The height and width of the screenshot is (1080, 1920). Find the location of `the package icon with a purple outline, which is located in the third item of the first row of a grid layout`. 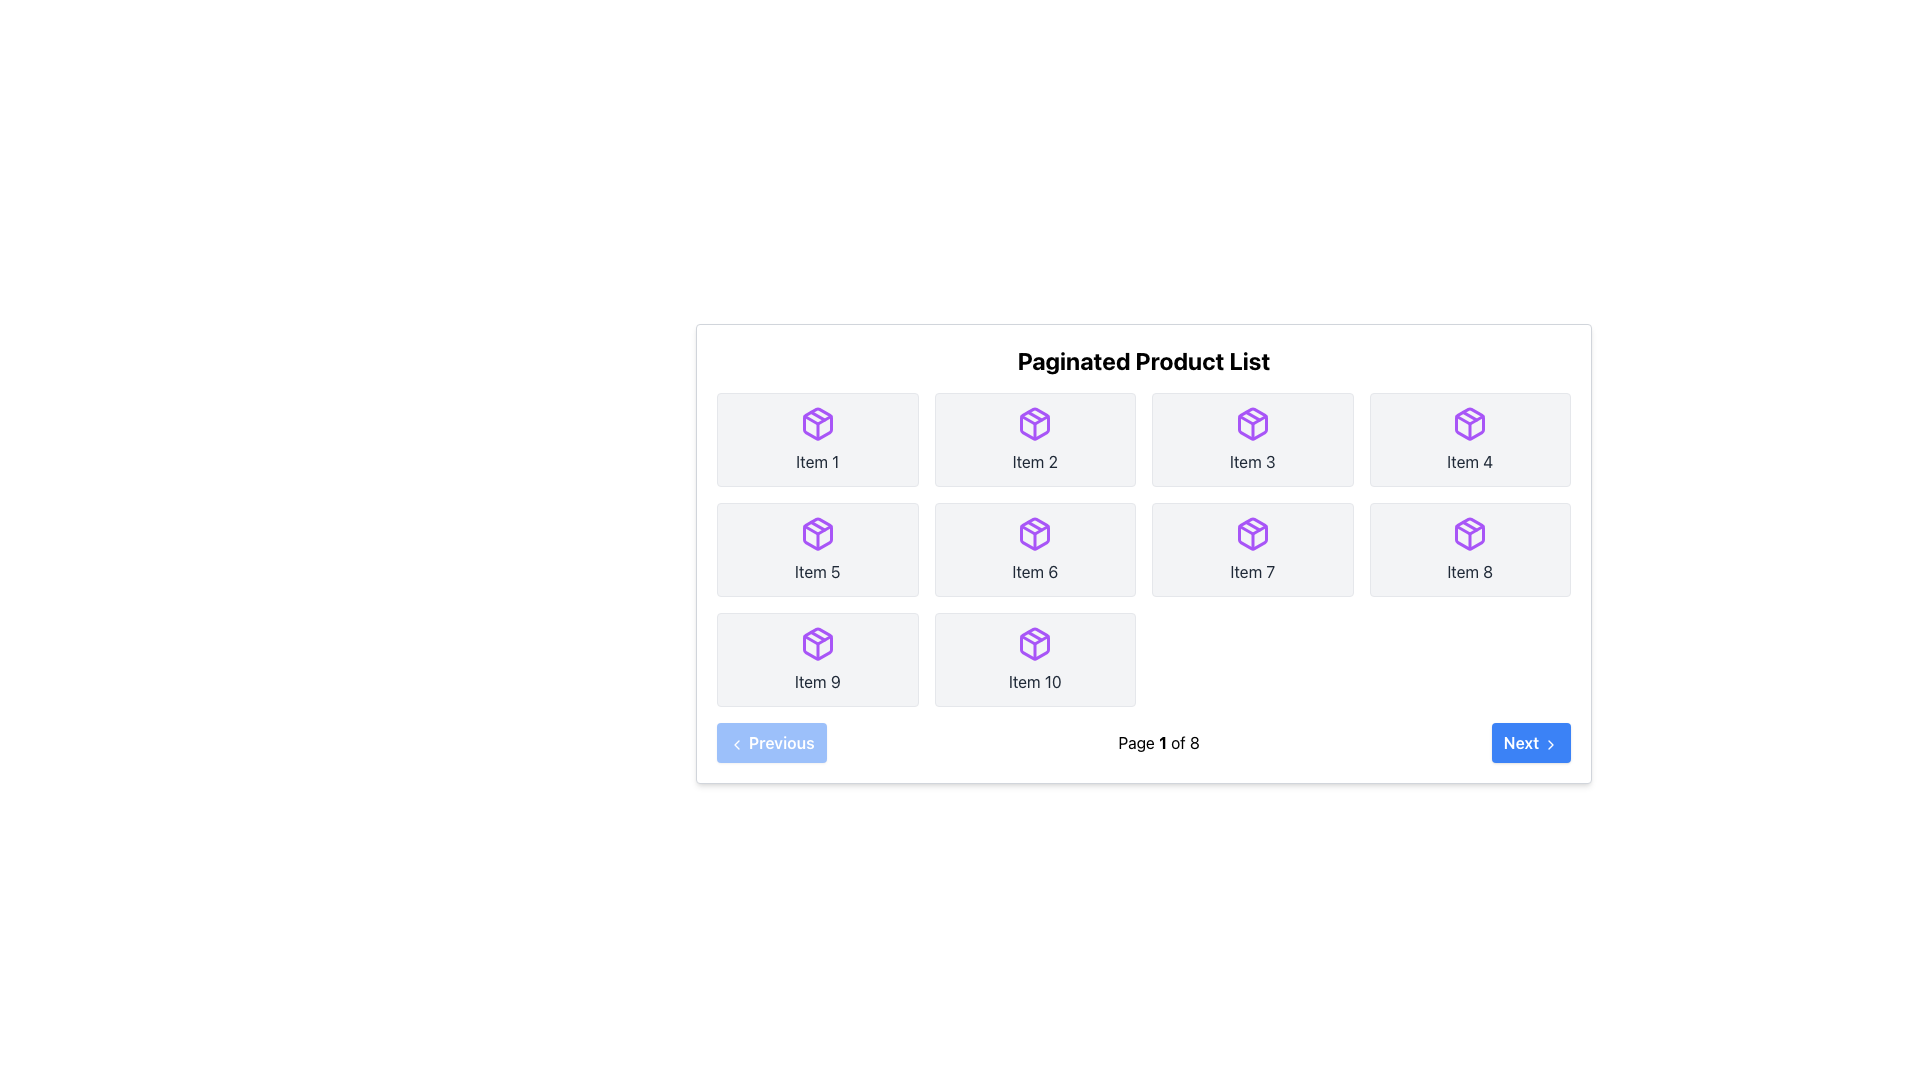

the package icon with a purple outline, which is located in the third item of the first row of a grid layout is located at coordinates (1251, 423).